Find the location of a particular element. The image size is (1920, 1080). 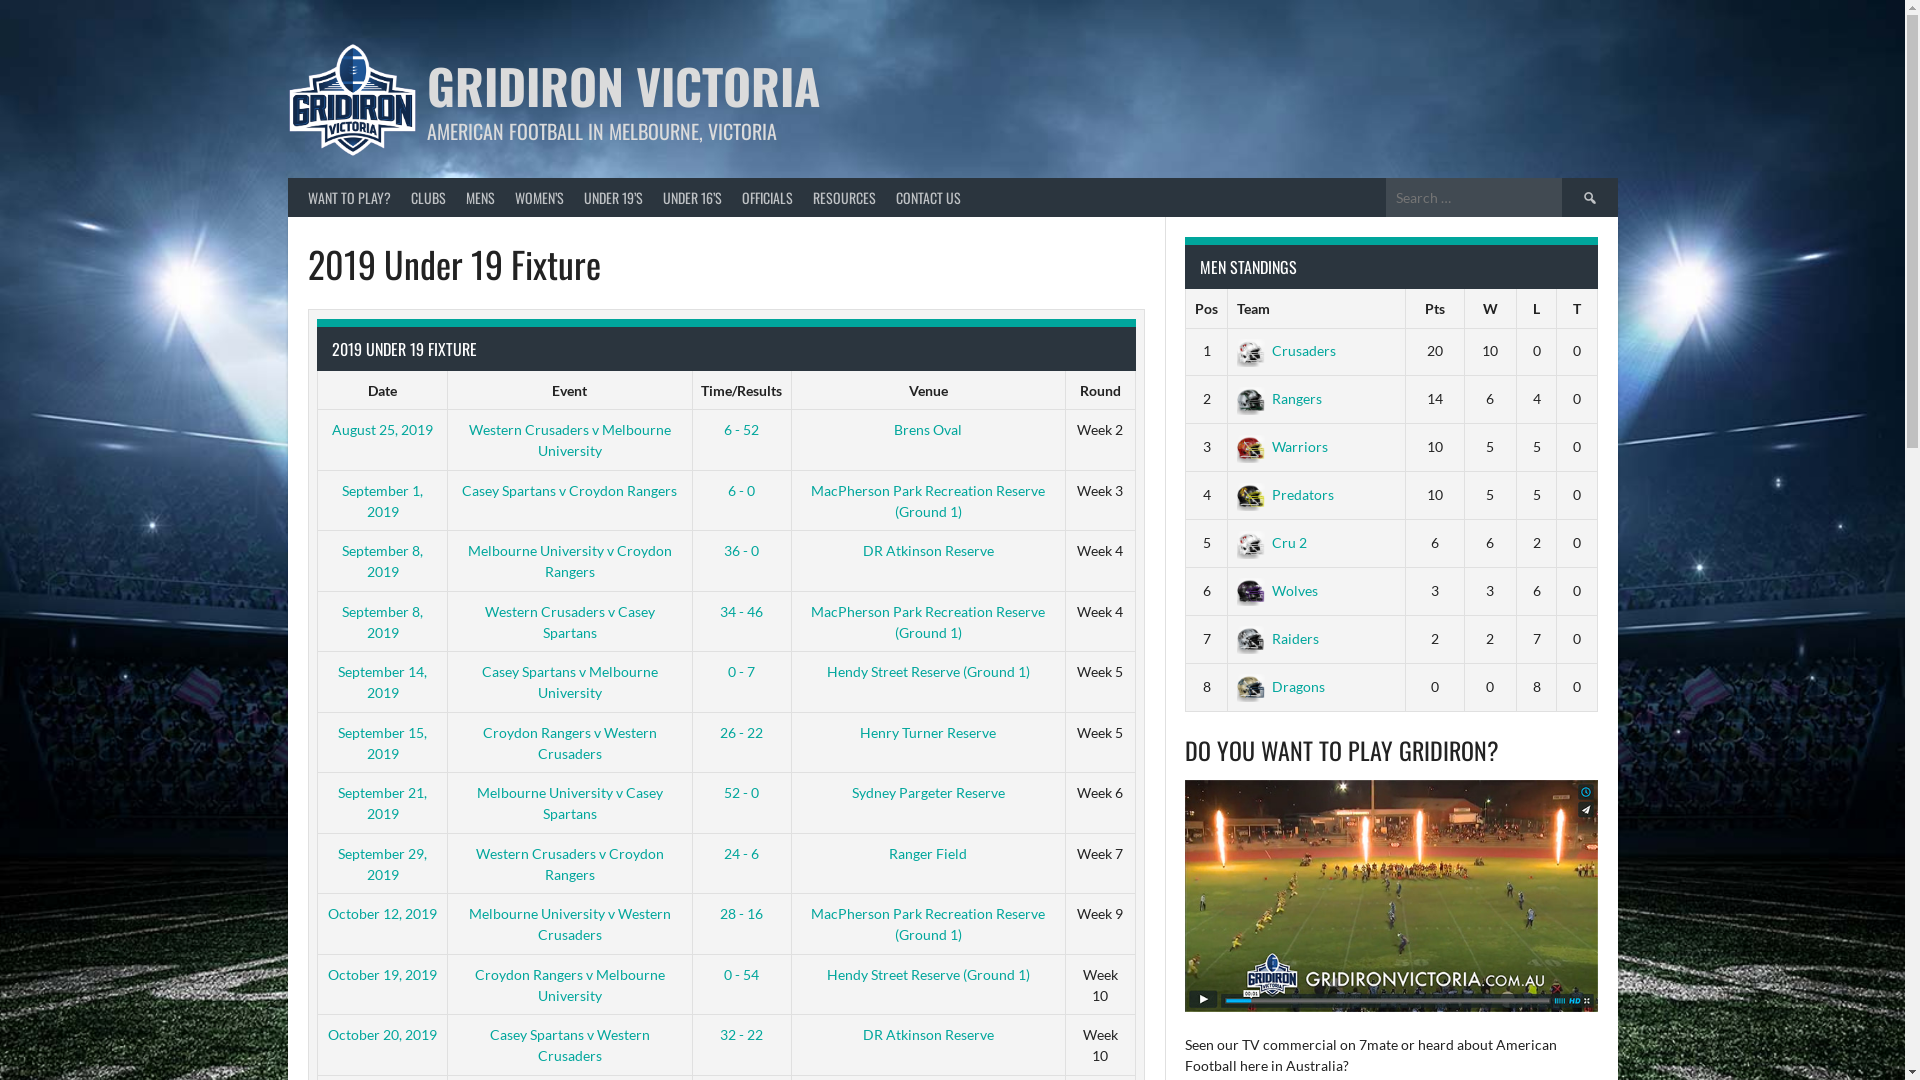

'Sydney Pargeter Reserve' is located at coordinates (927, 791).